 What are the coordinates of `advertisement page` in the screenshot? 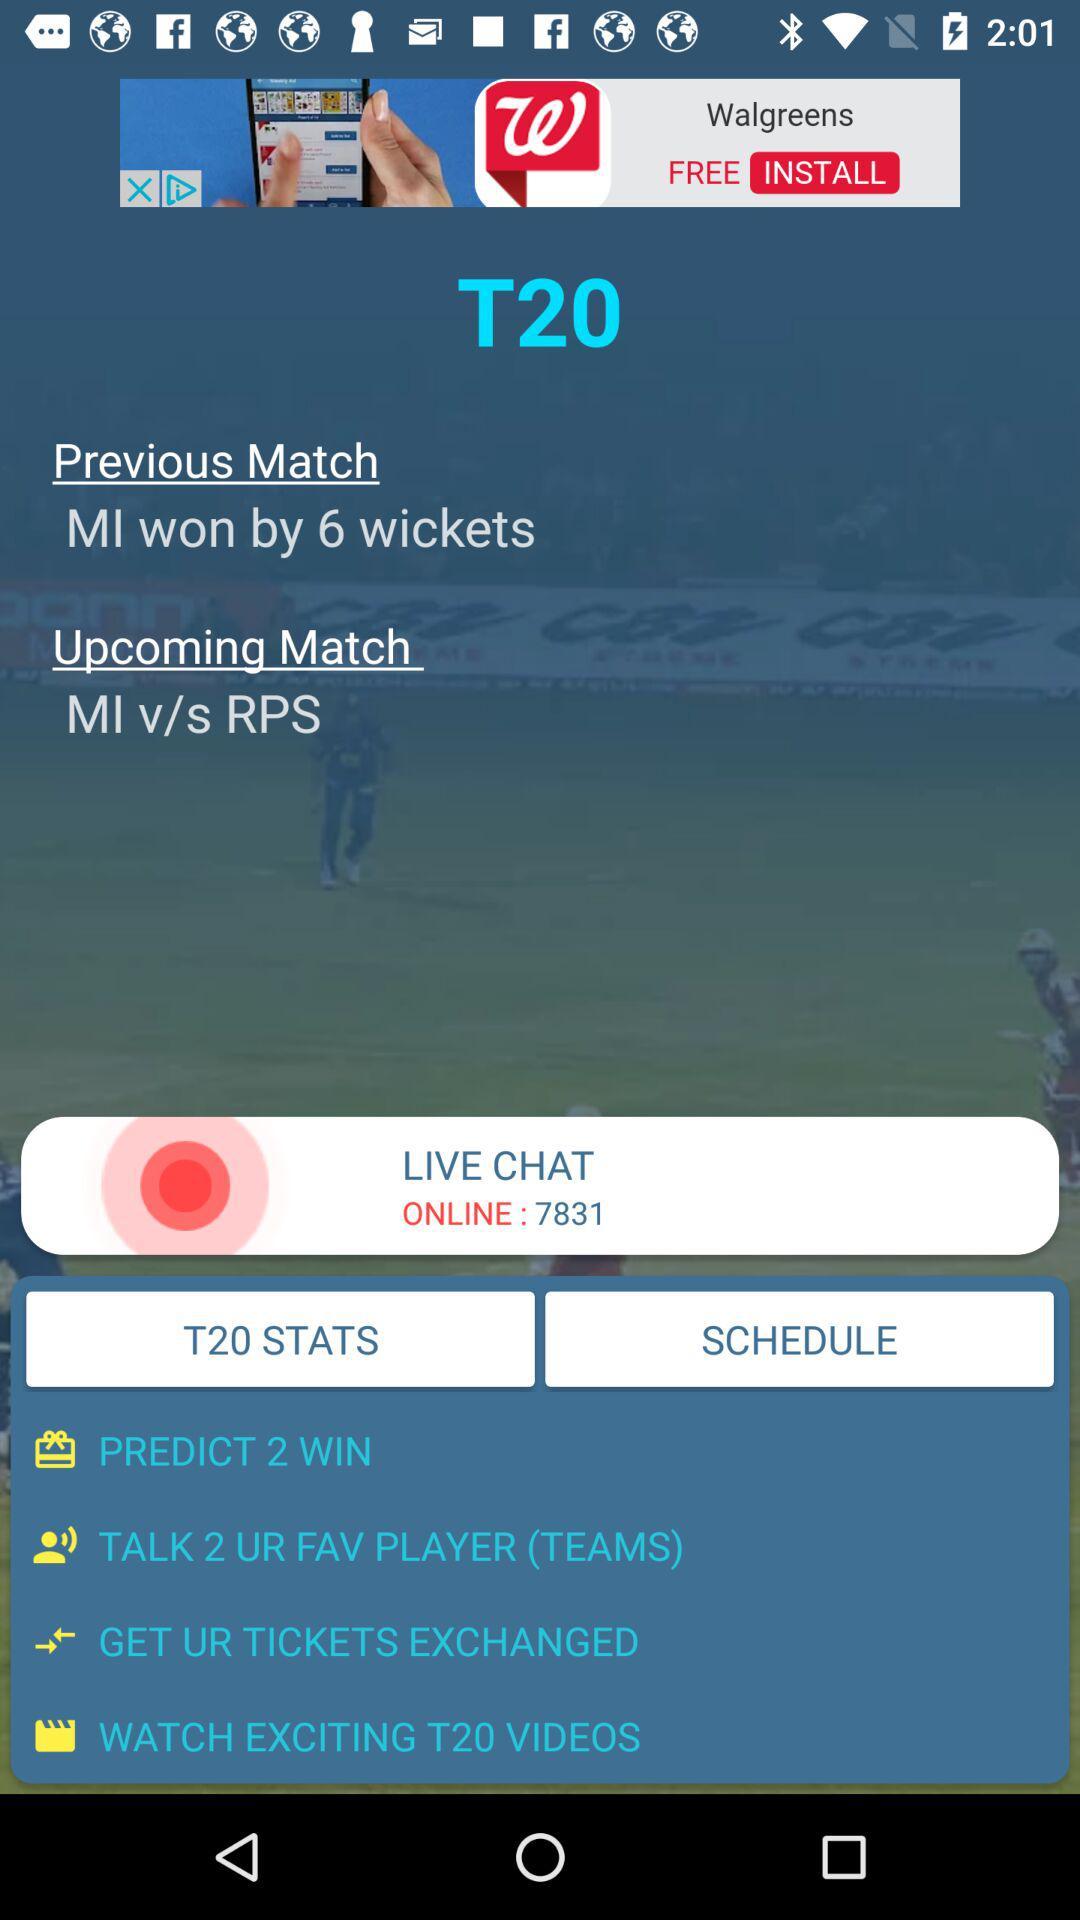 It's located at (540, 140).